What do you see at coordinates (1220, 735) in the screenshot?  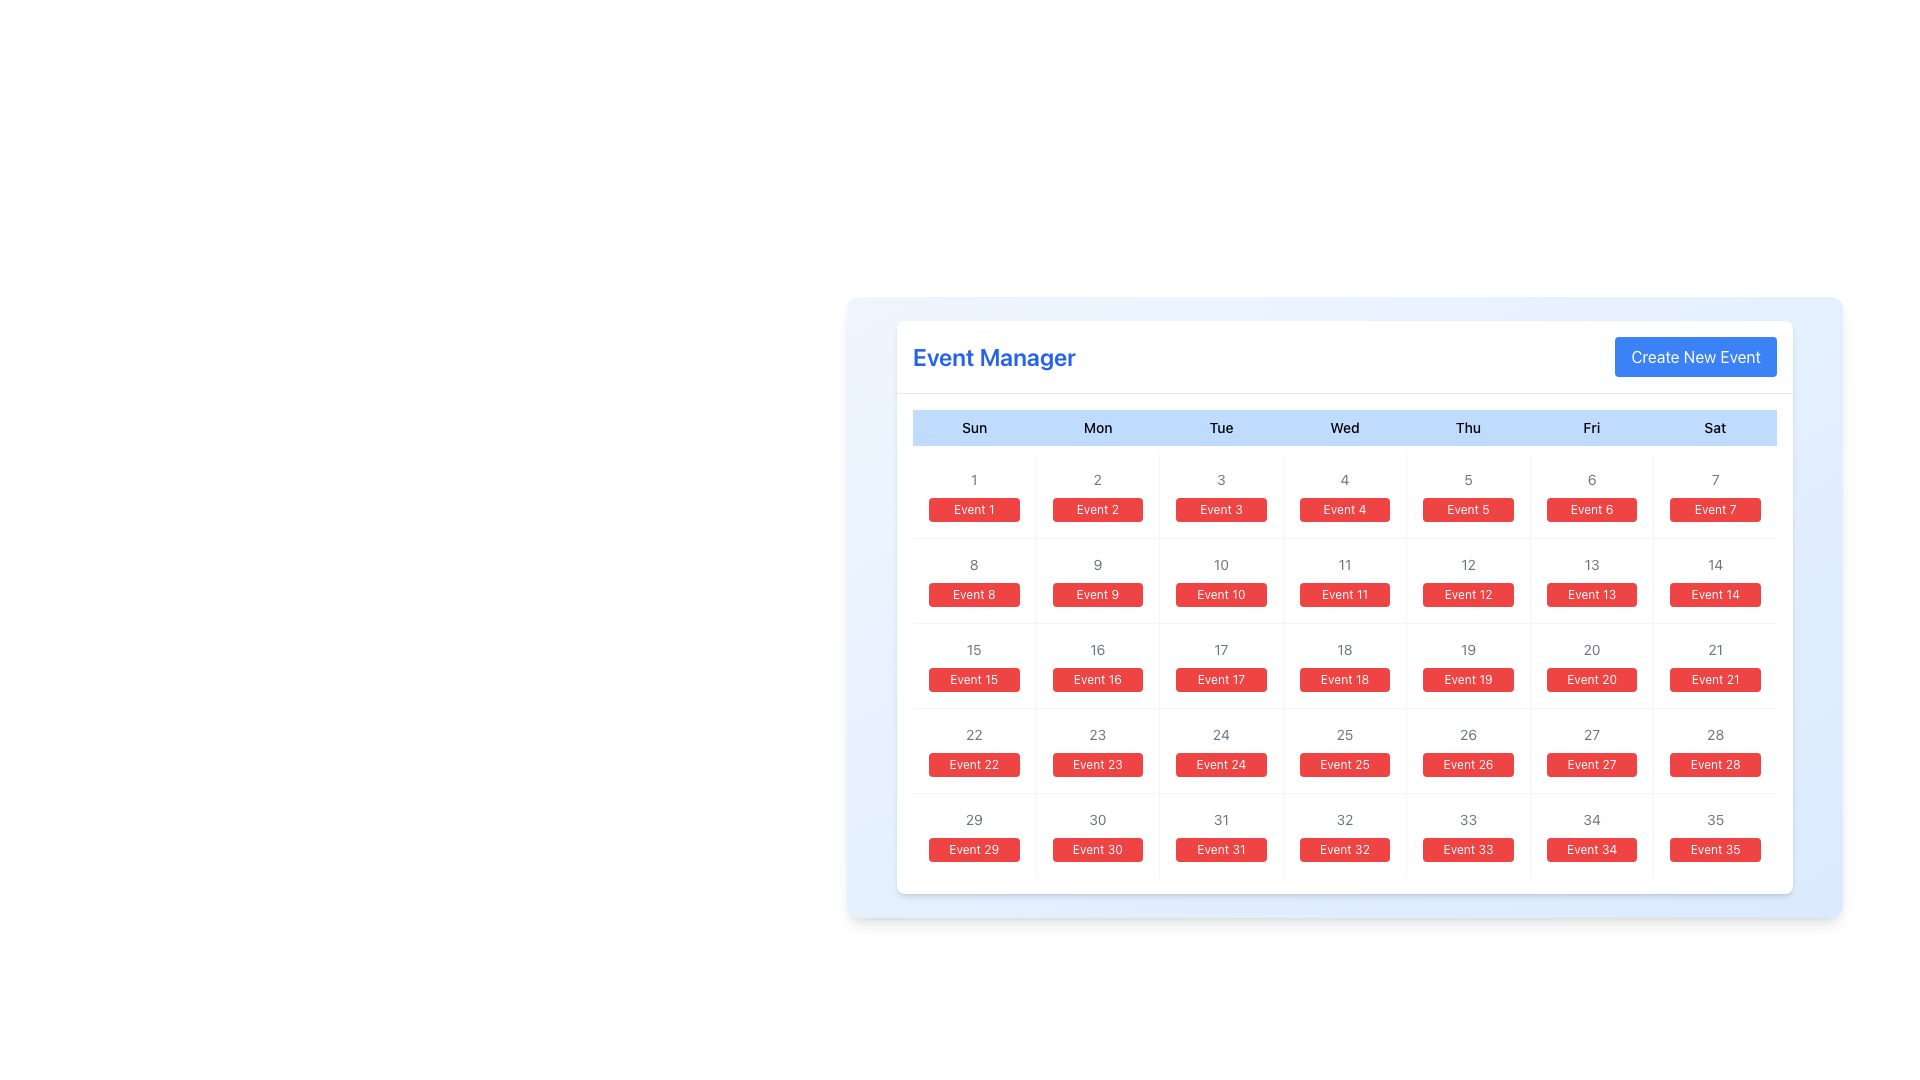 I see `the static text label displaying the date number '24' in the calendar interface, located in the Tuesday column, fourth row, above the 'Event 24' button` at bounding box center [1220, 735].